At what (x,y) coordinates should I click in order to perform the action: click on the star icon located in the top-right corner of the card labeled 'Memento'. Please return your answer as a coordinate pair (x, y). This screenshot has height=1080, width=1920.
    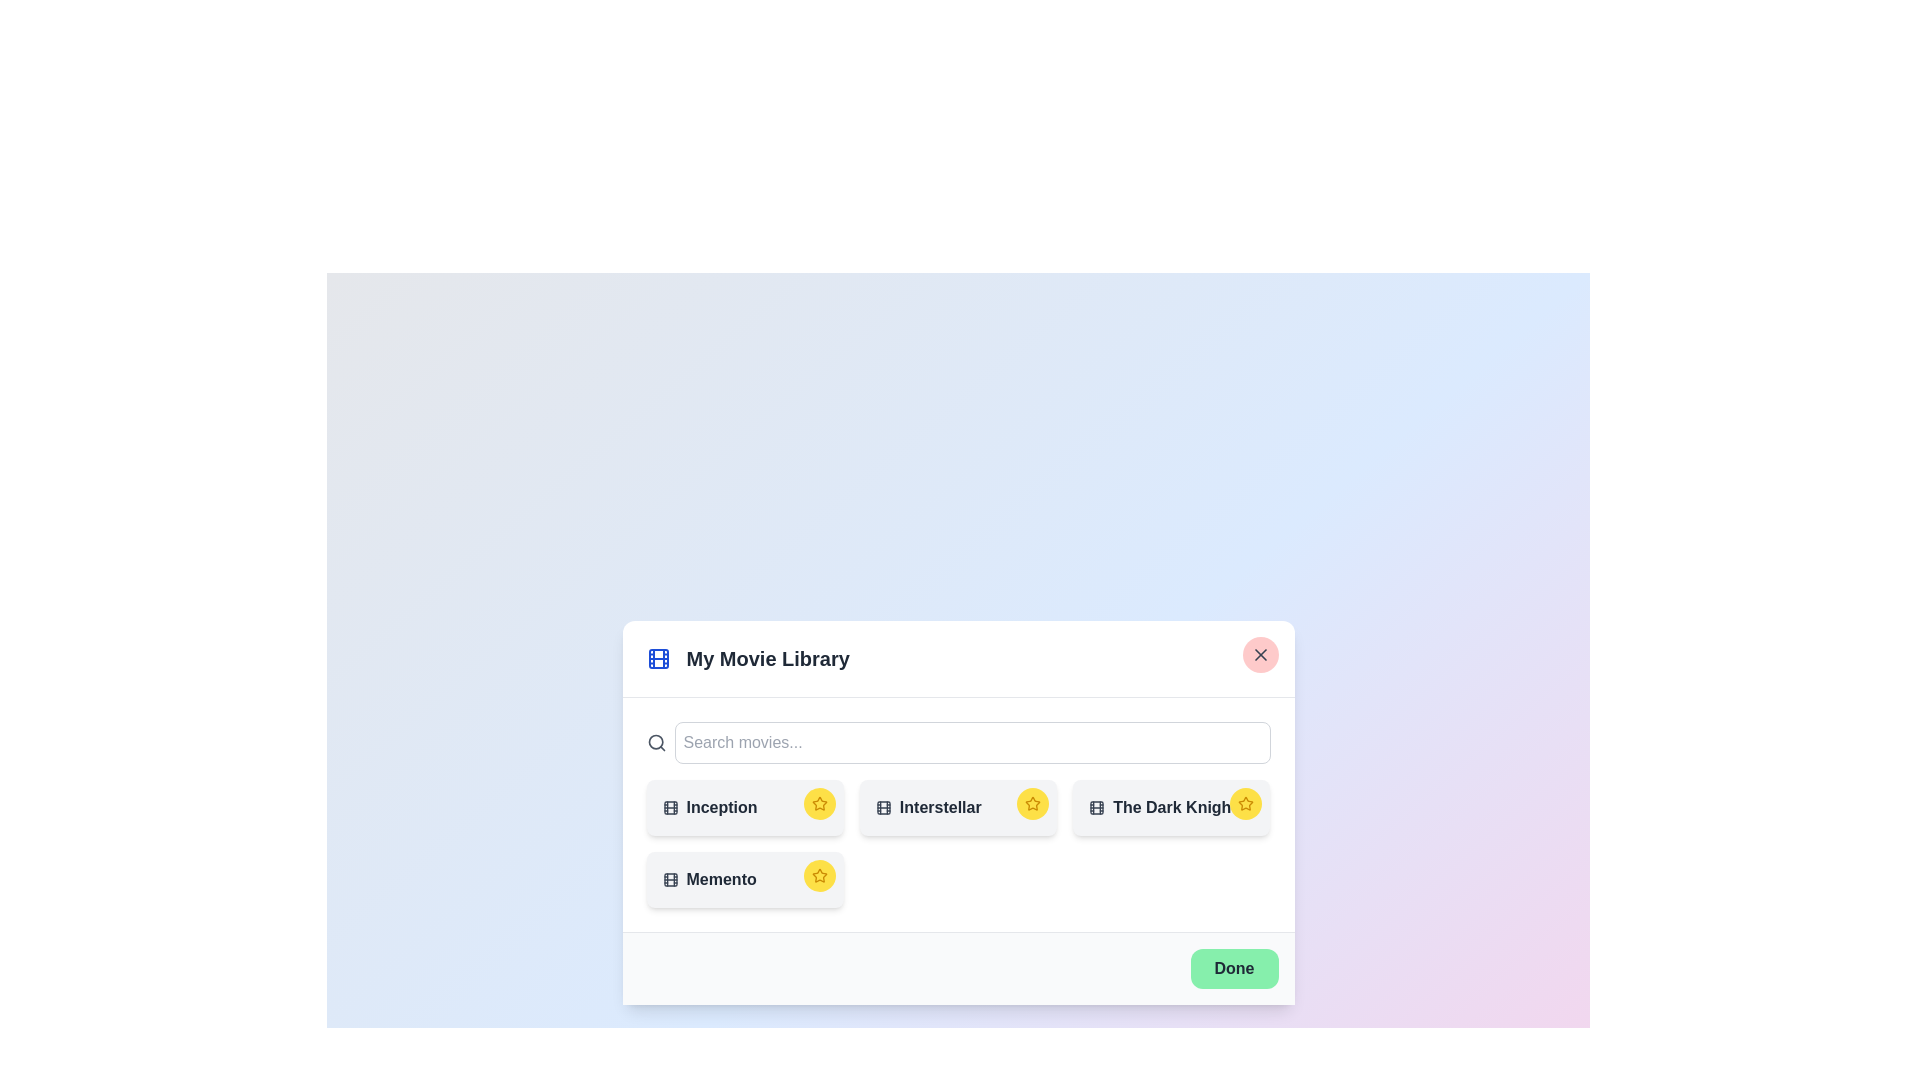
    Looking at the image, I should click on (819, 874).